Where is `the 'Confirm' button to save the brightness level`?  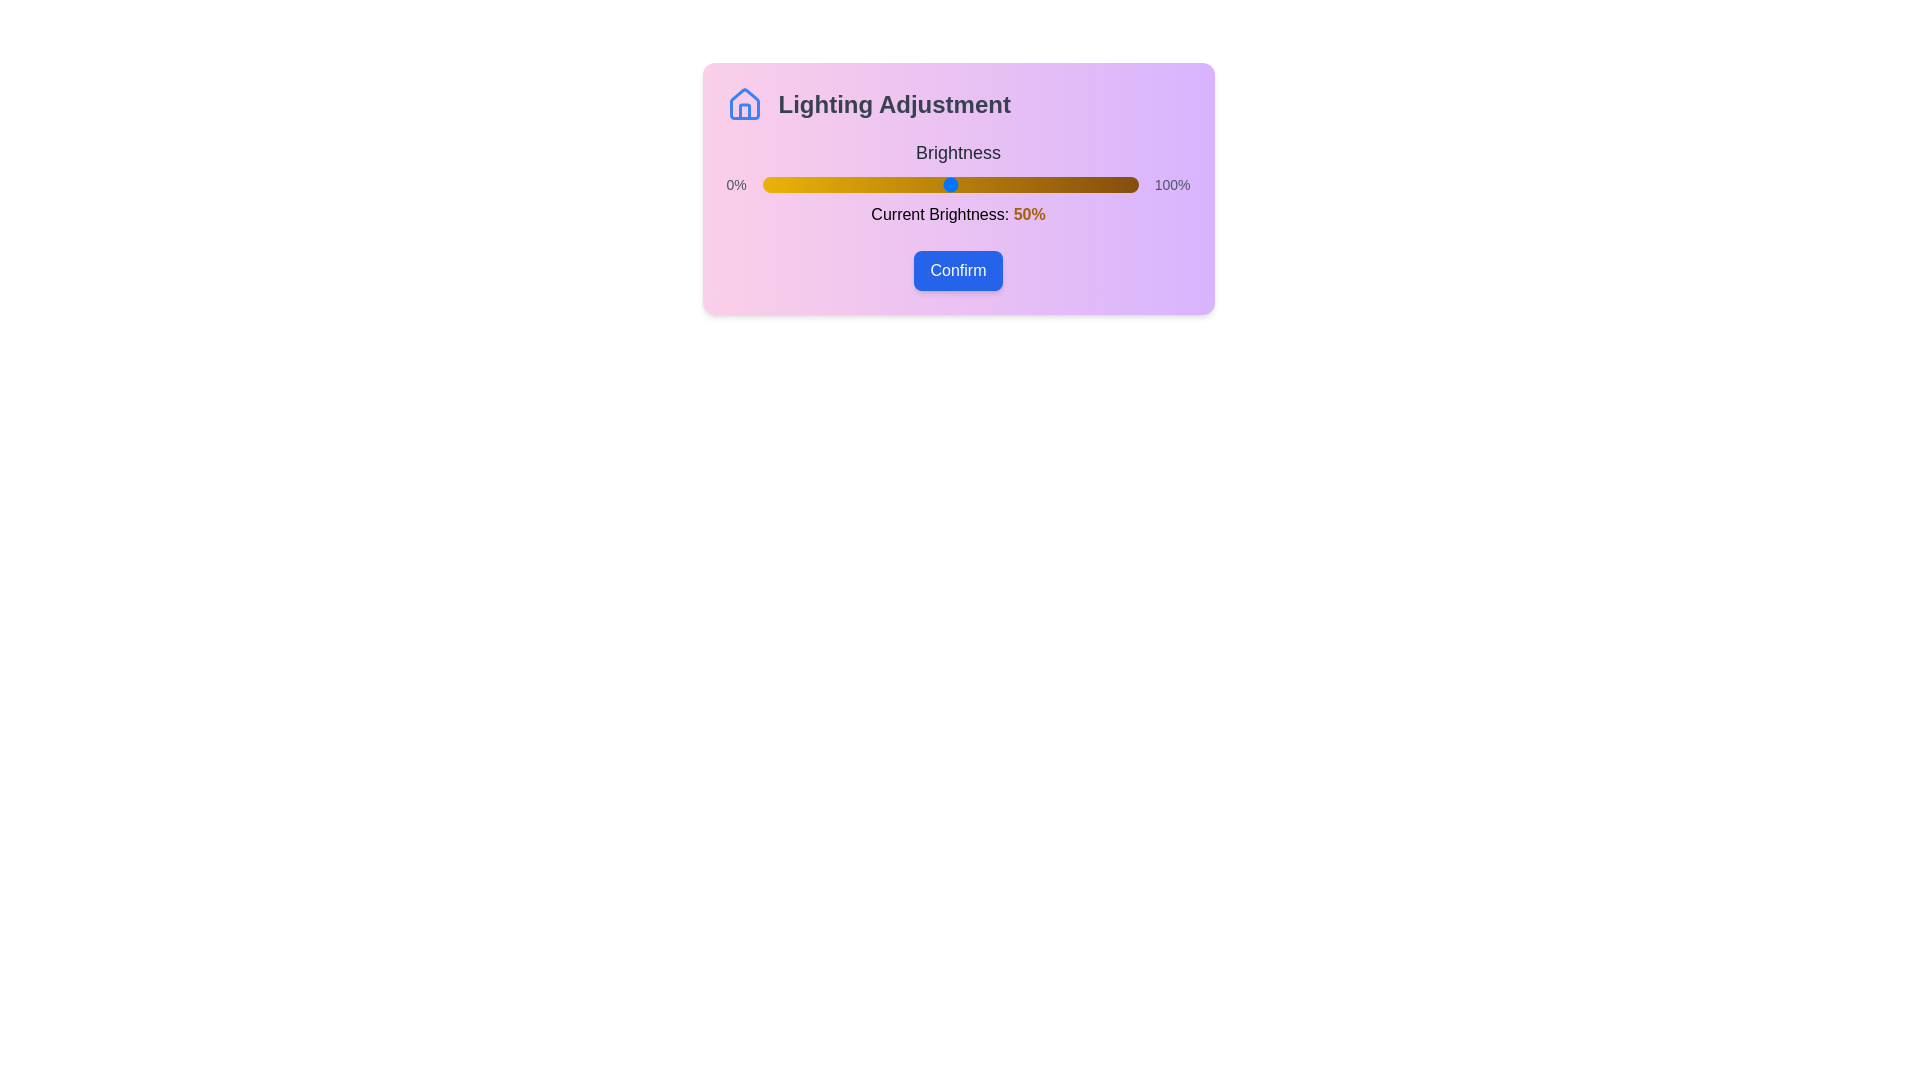 the 'Confirm' button to save the brightness level is located at coordinates (957, 270).